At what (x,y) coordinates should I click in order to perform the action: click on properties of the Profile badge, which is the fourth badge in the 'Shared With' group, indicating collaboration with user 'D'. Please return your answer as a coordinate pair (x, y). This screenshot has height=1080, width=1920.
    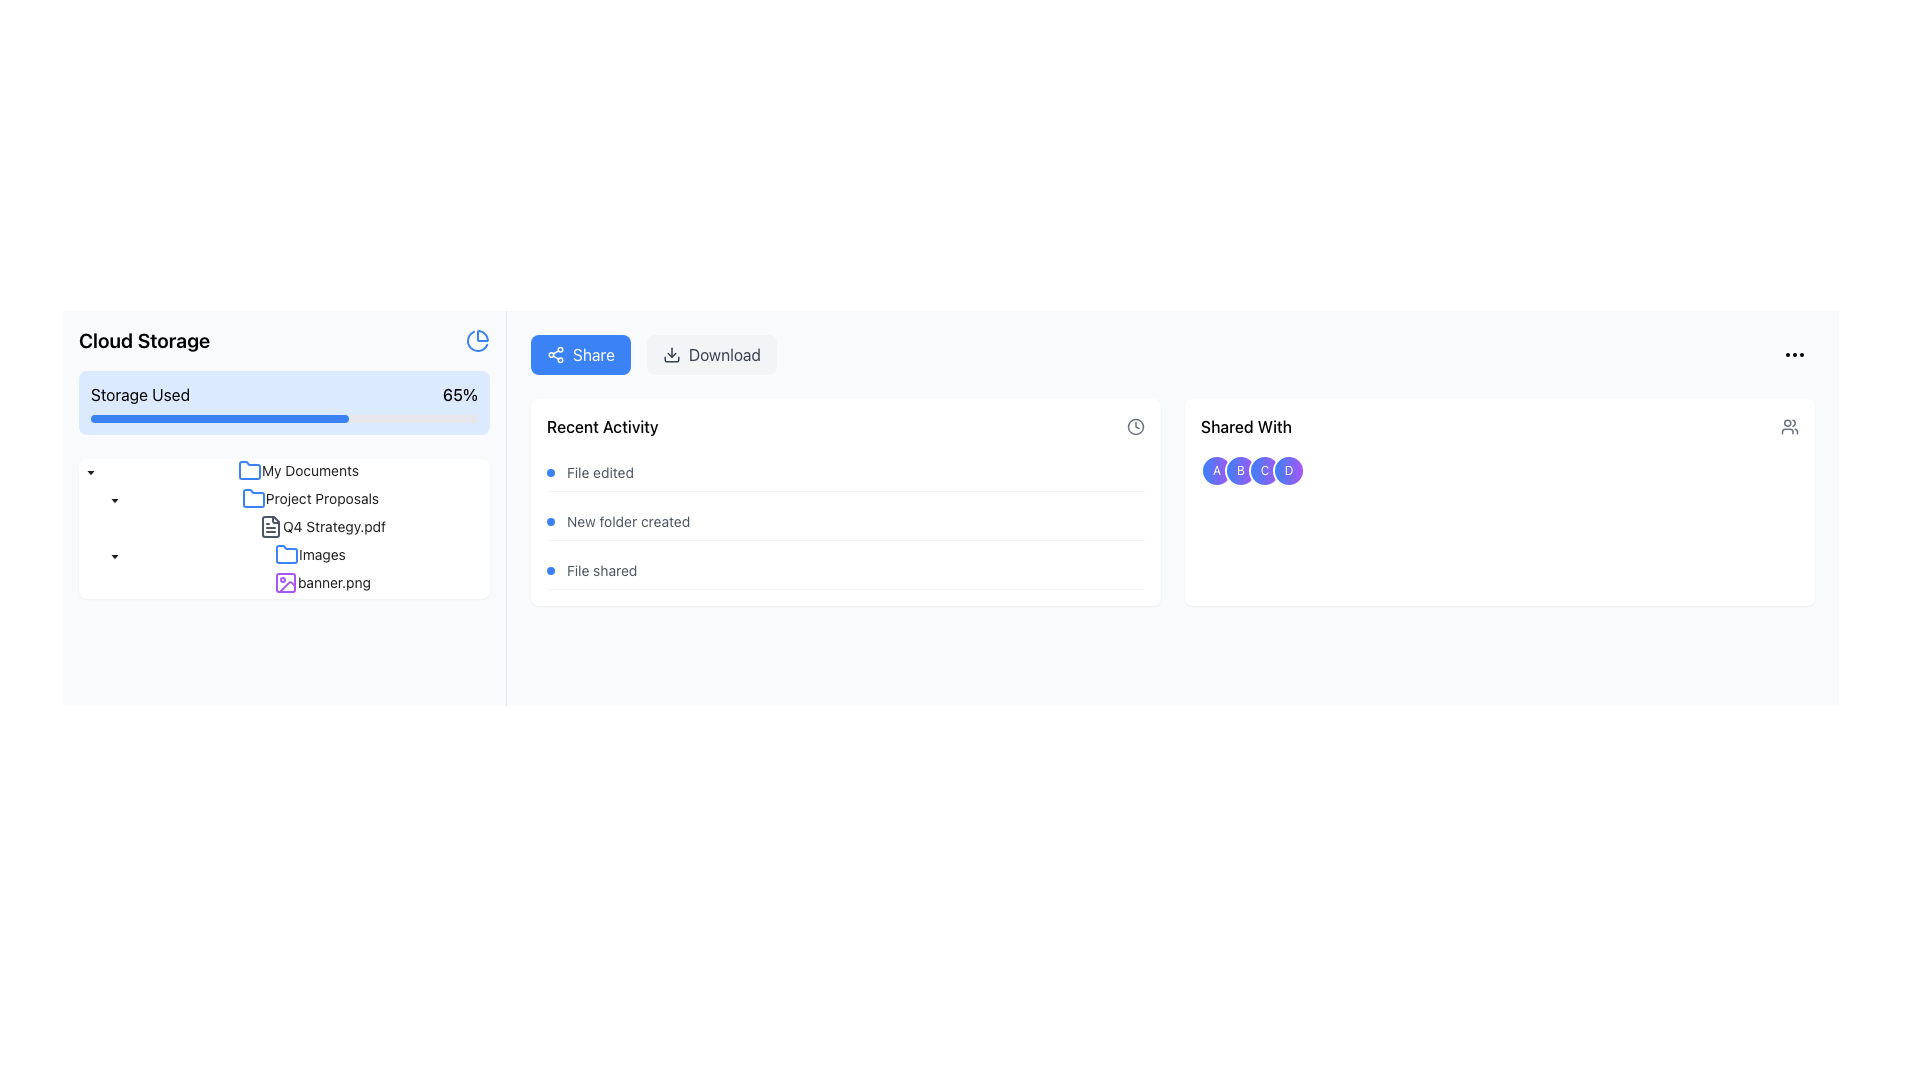
    Looking at the image, I should click on (1289, 470).